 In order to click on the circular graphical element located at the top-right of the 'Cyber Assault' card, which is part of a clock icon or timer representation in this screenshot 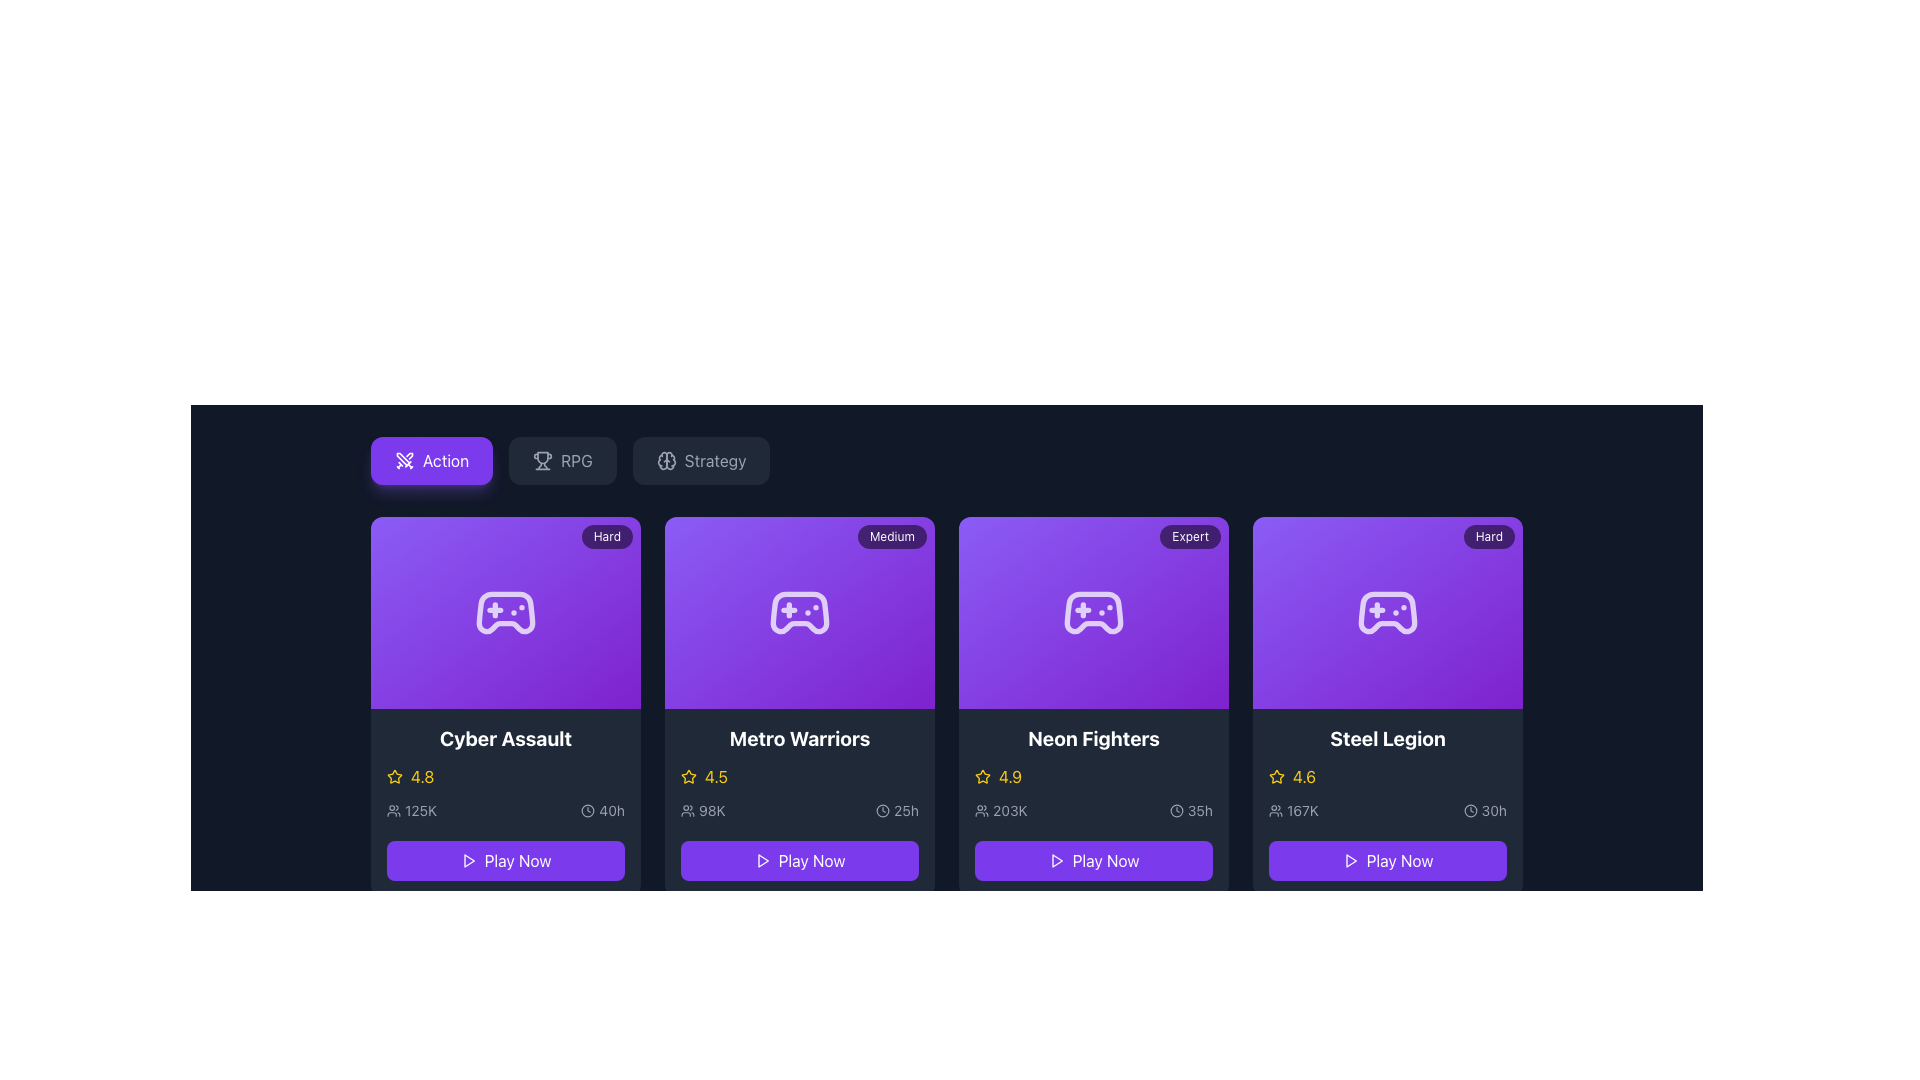, I will do `click(587, 810)`.